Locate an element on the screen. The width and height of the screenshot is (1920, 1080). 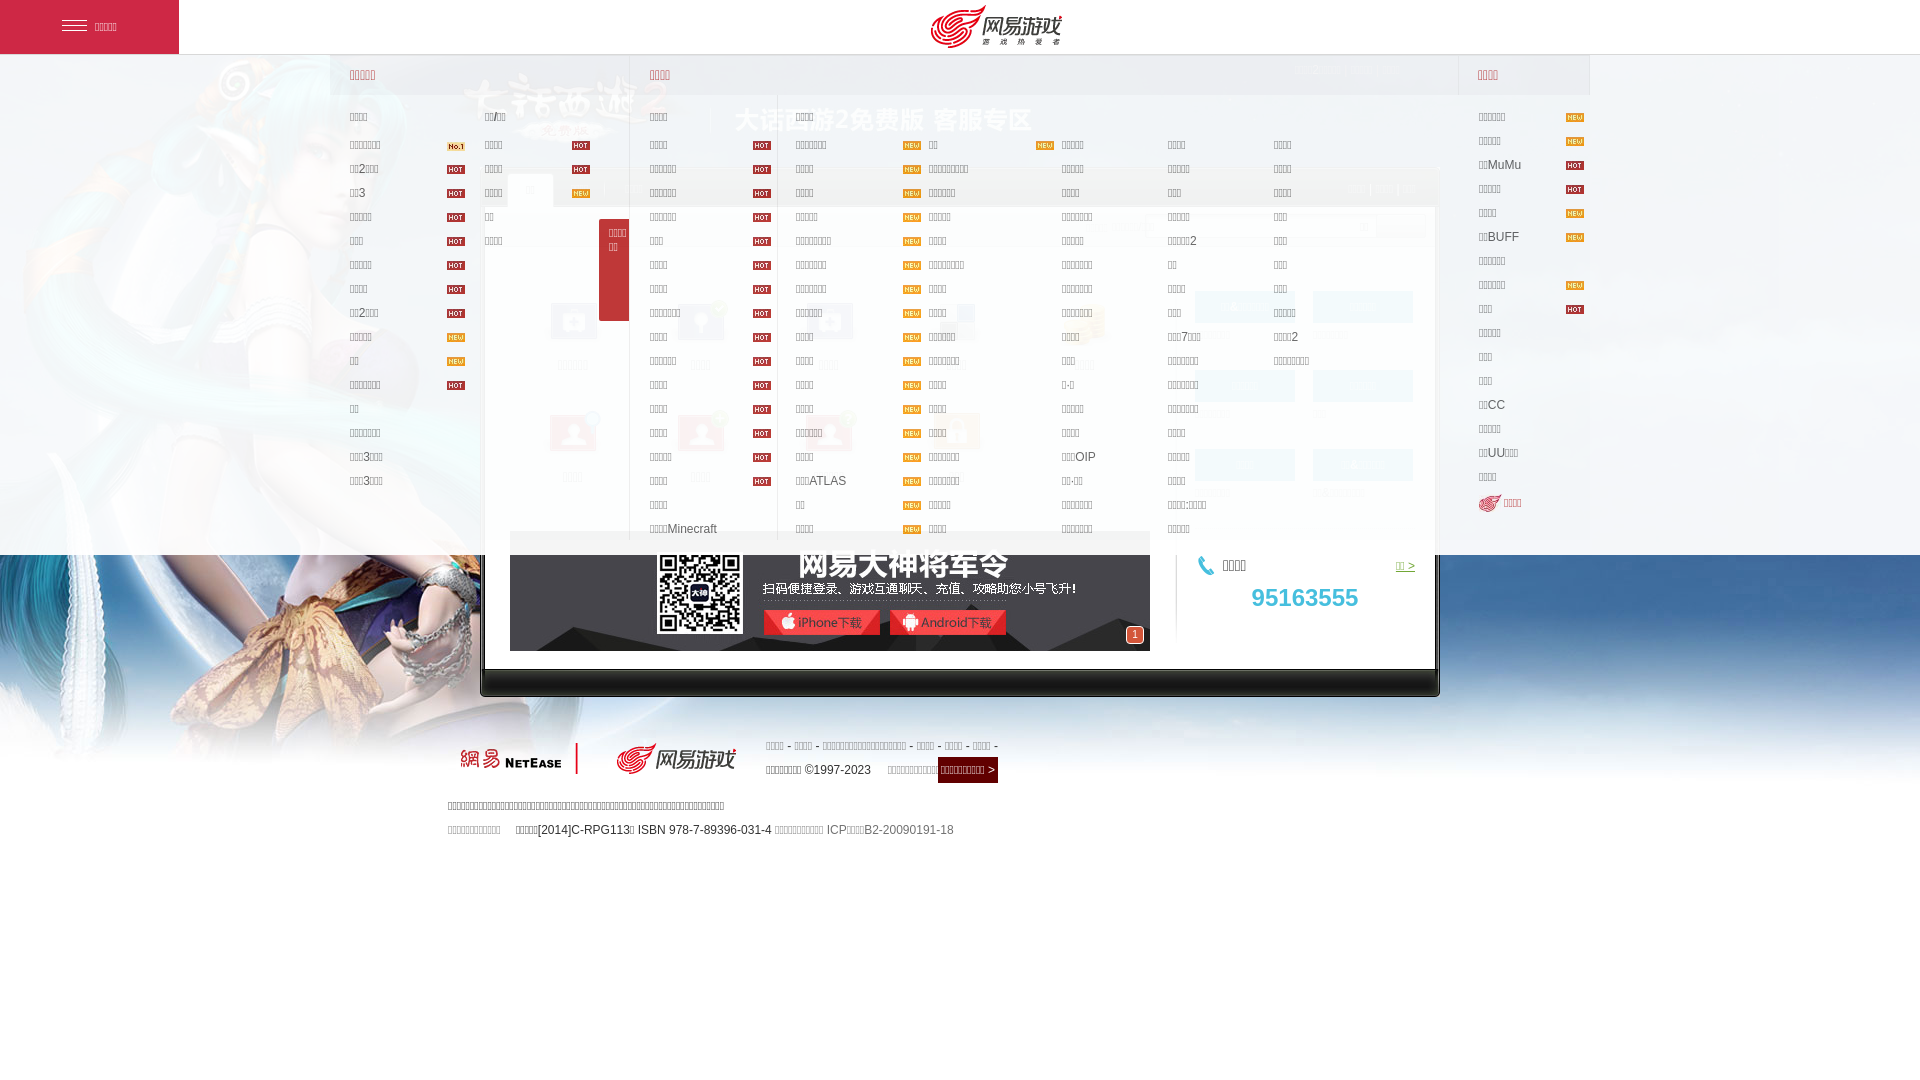
'1' is located at coordinates (1126, 635).